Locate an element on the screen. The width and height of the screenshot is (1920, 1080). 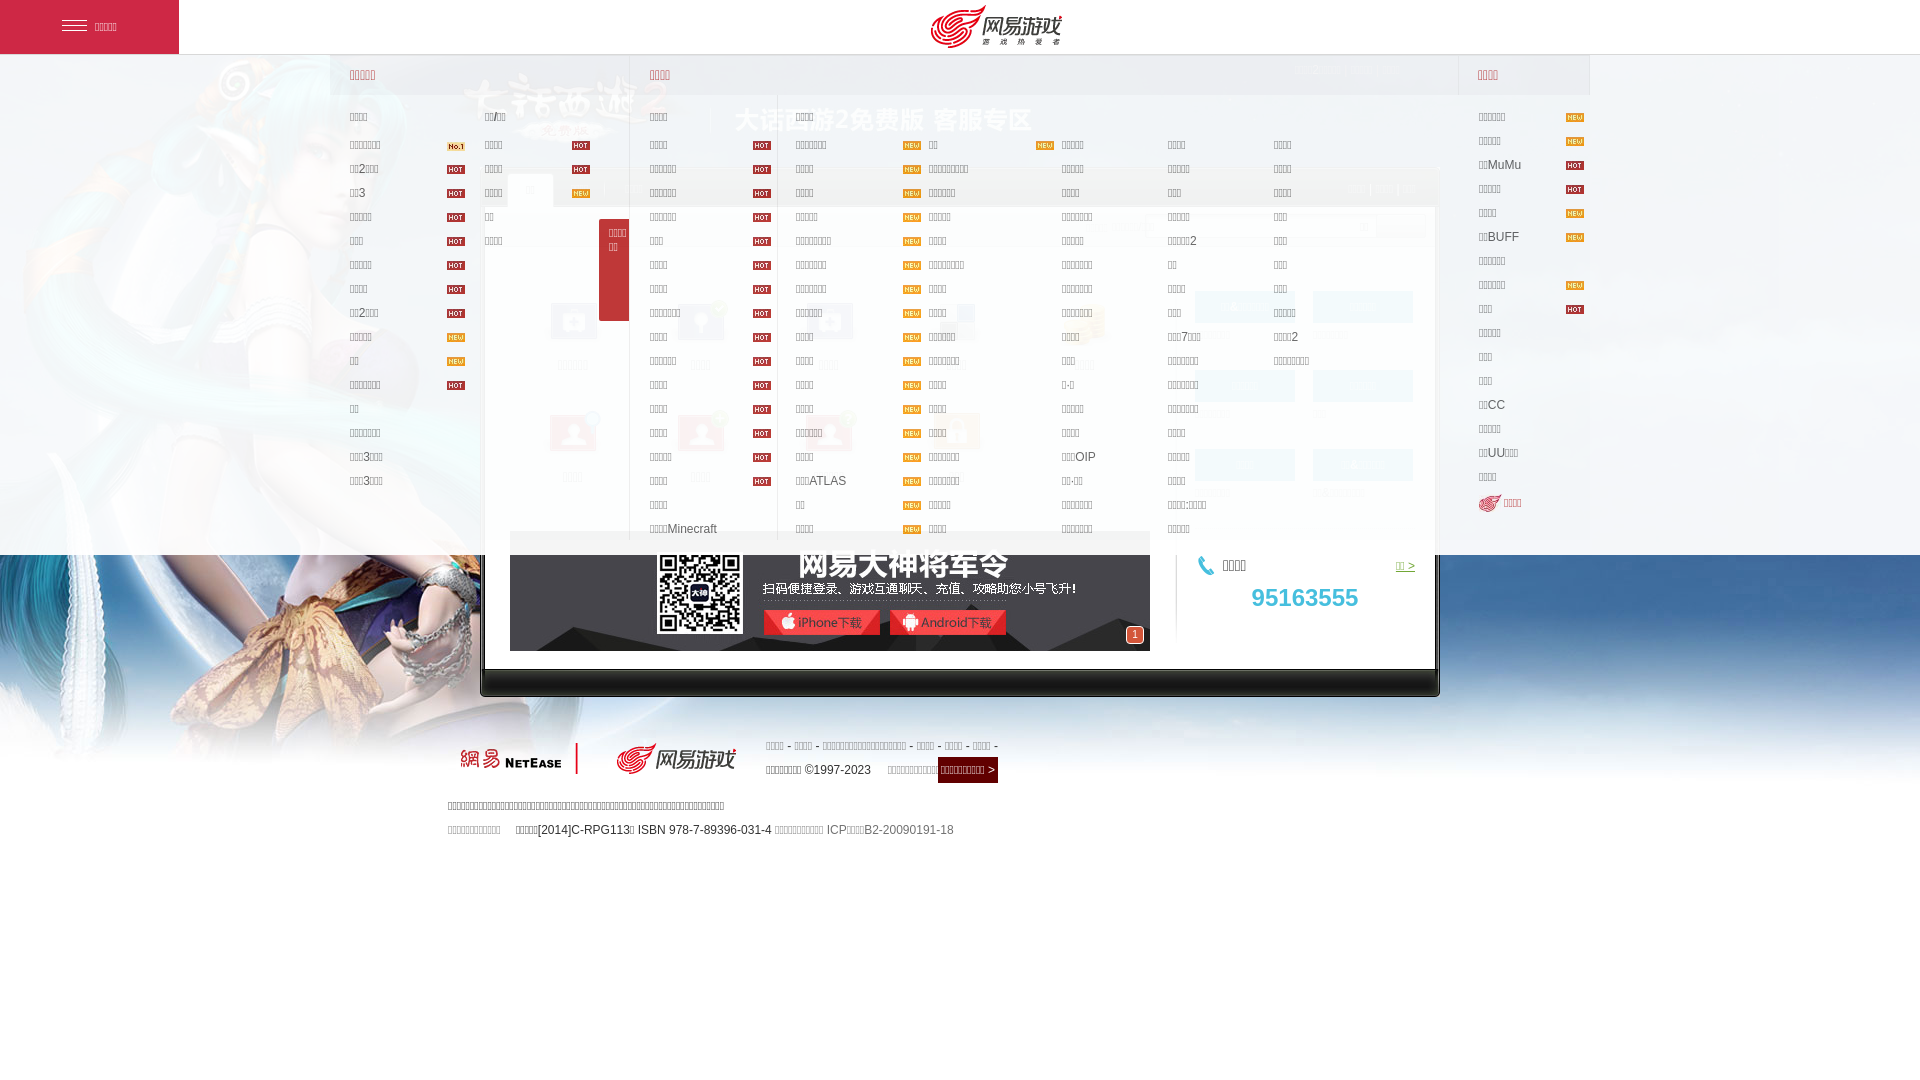
'1' is located at coordinates (1126, 635).